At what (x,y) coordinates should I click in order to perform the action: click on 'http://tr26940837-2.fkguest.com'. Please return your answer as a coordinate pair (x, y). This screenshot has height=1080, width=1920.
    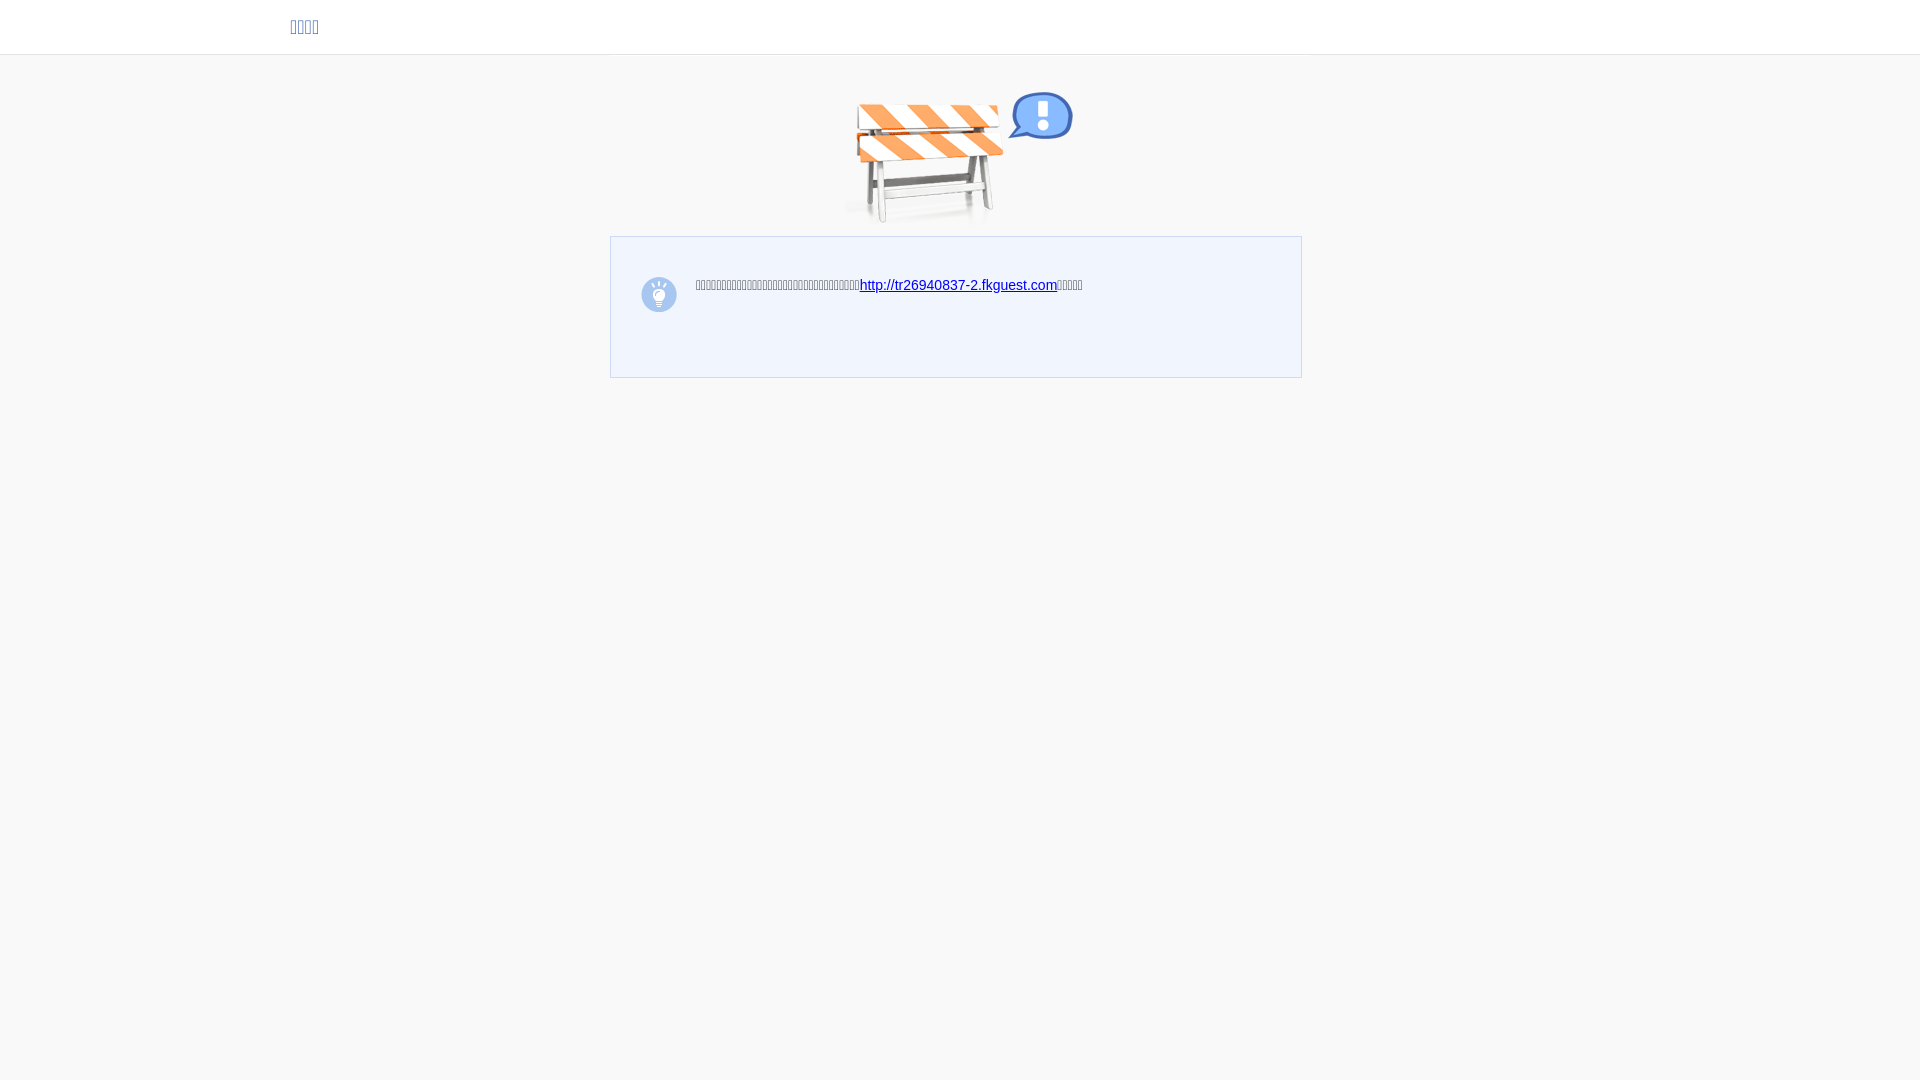
    Looking at the image, I should click on (958, 285).